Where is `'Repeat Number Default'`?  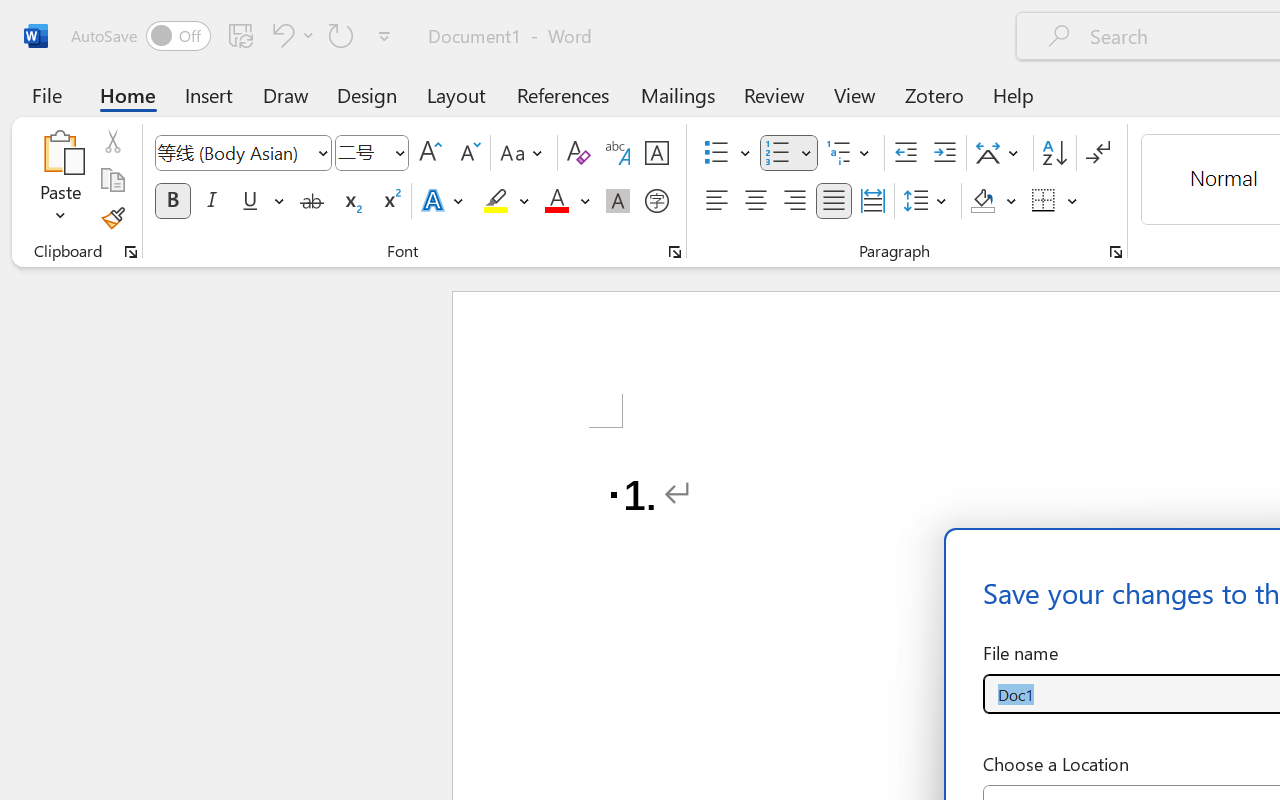 'Repeat Number Default' is located at coordinates (341, 34).